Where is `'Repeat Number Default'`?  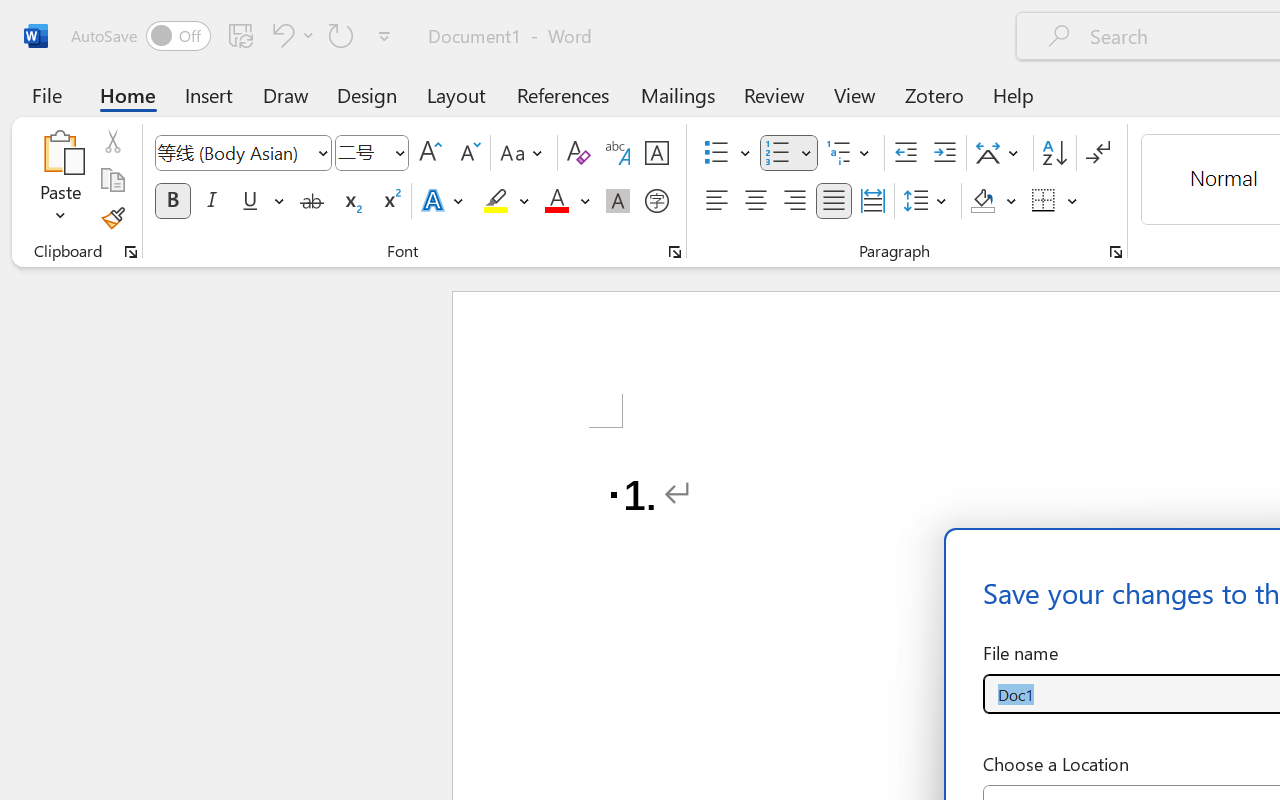 'Repeat Number Default' is located at coordinates (341, 34).